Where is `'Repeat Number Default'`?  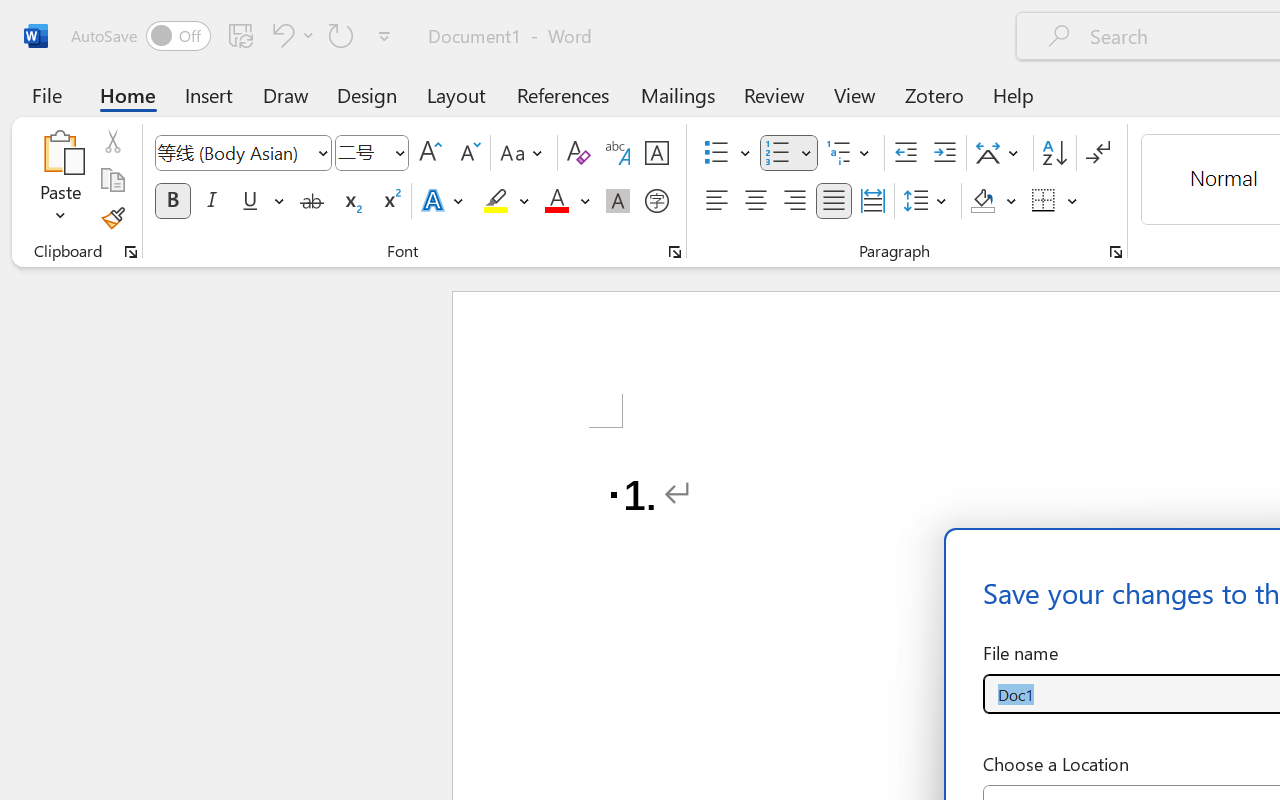 'Repeat Number Default' is located at coordinates (341, 34).